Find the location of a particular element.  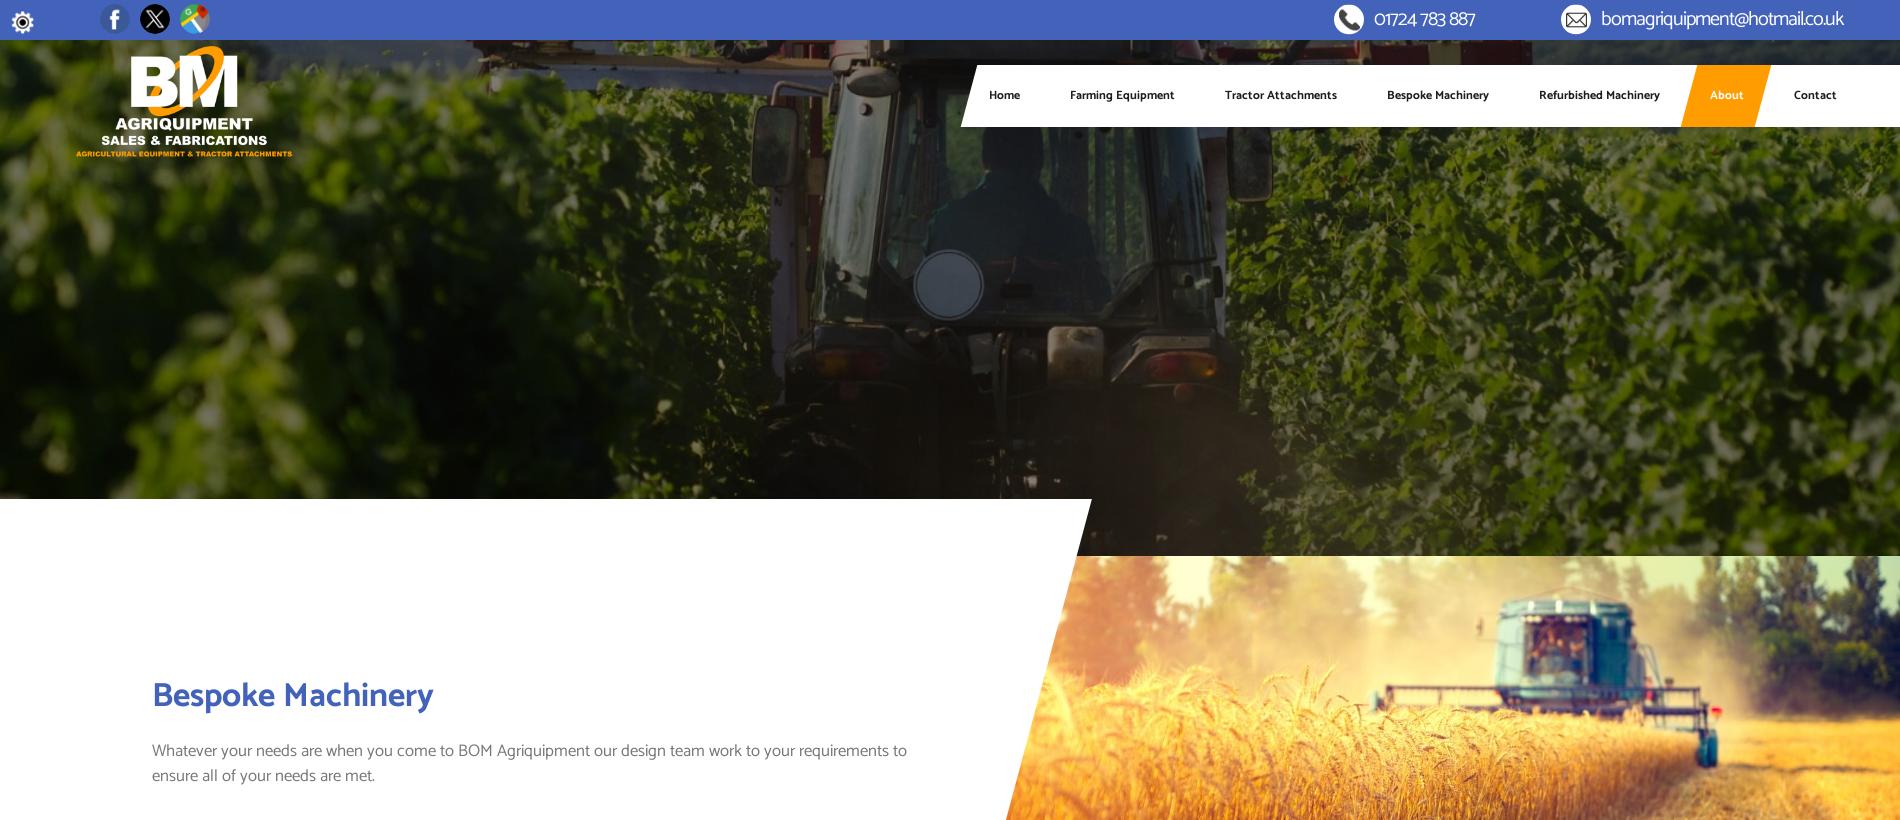

'Farming Equipment' is located at coordinates (1122, 95).